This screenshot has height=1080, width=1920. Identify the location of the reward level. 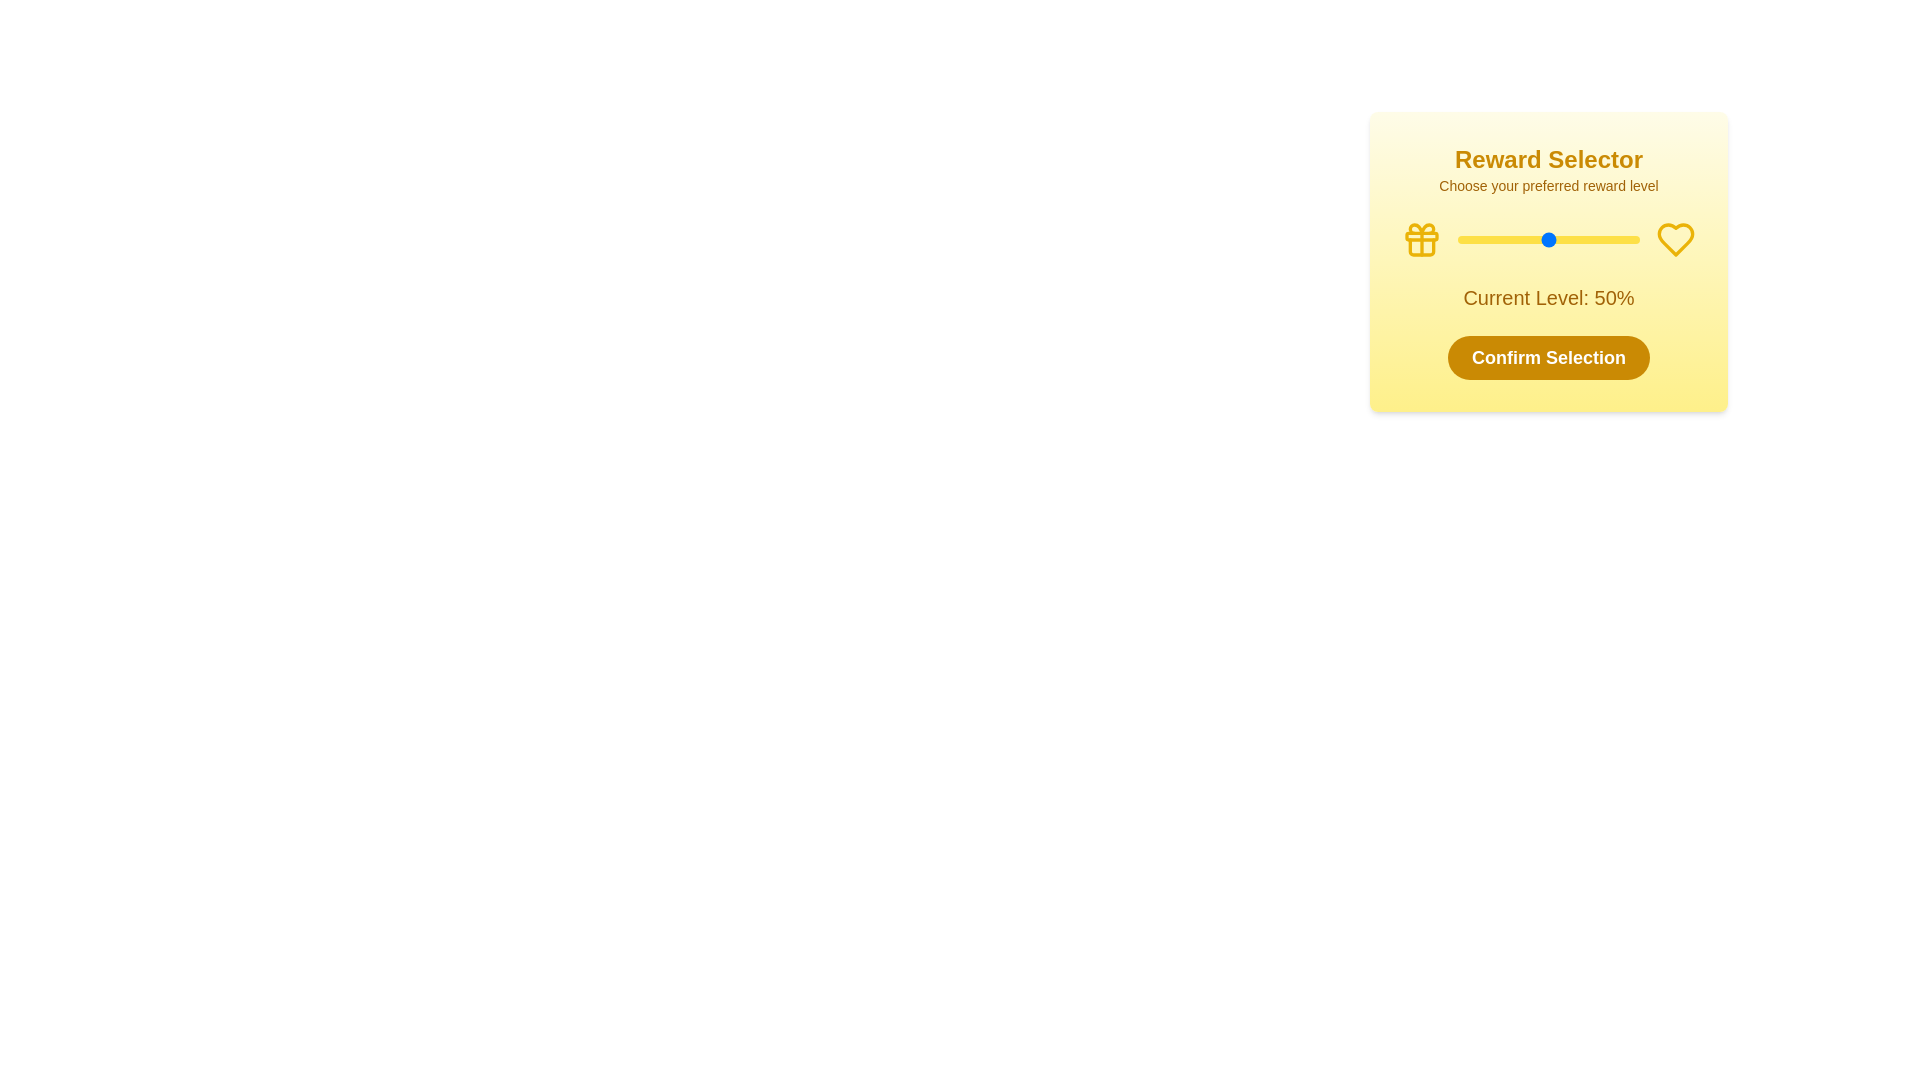
(1589, 238).